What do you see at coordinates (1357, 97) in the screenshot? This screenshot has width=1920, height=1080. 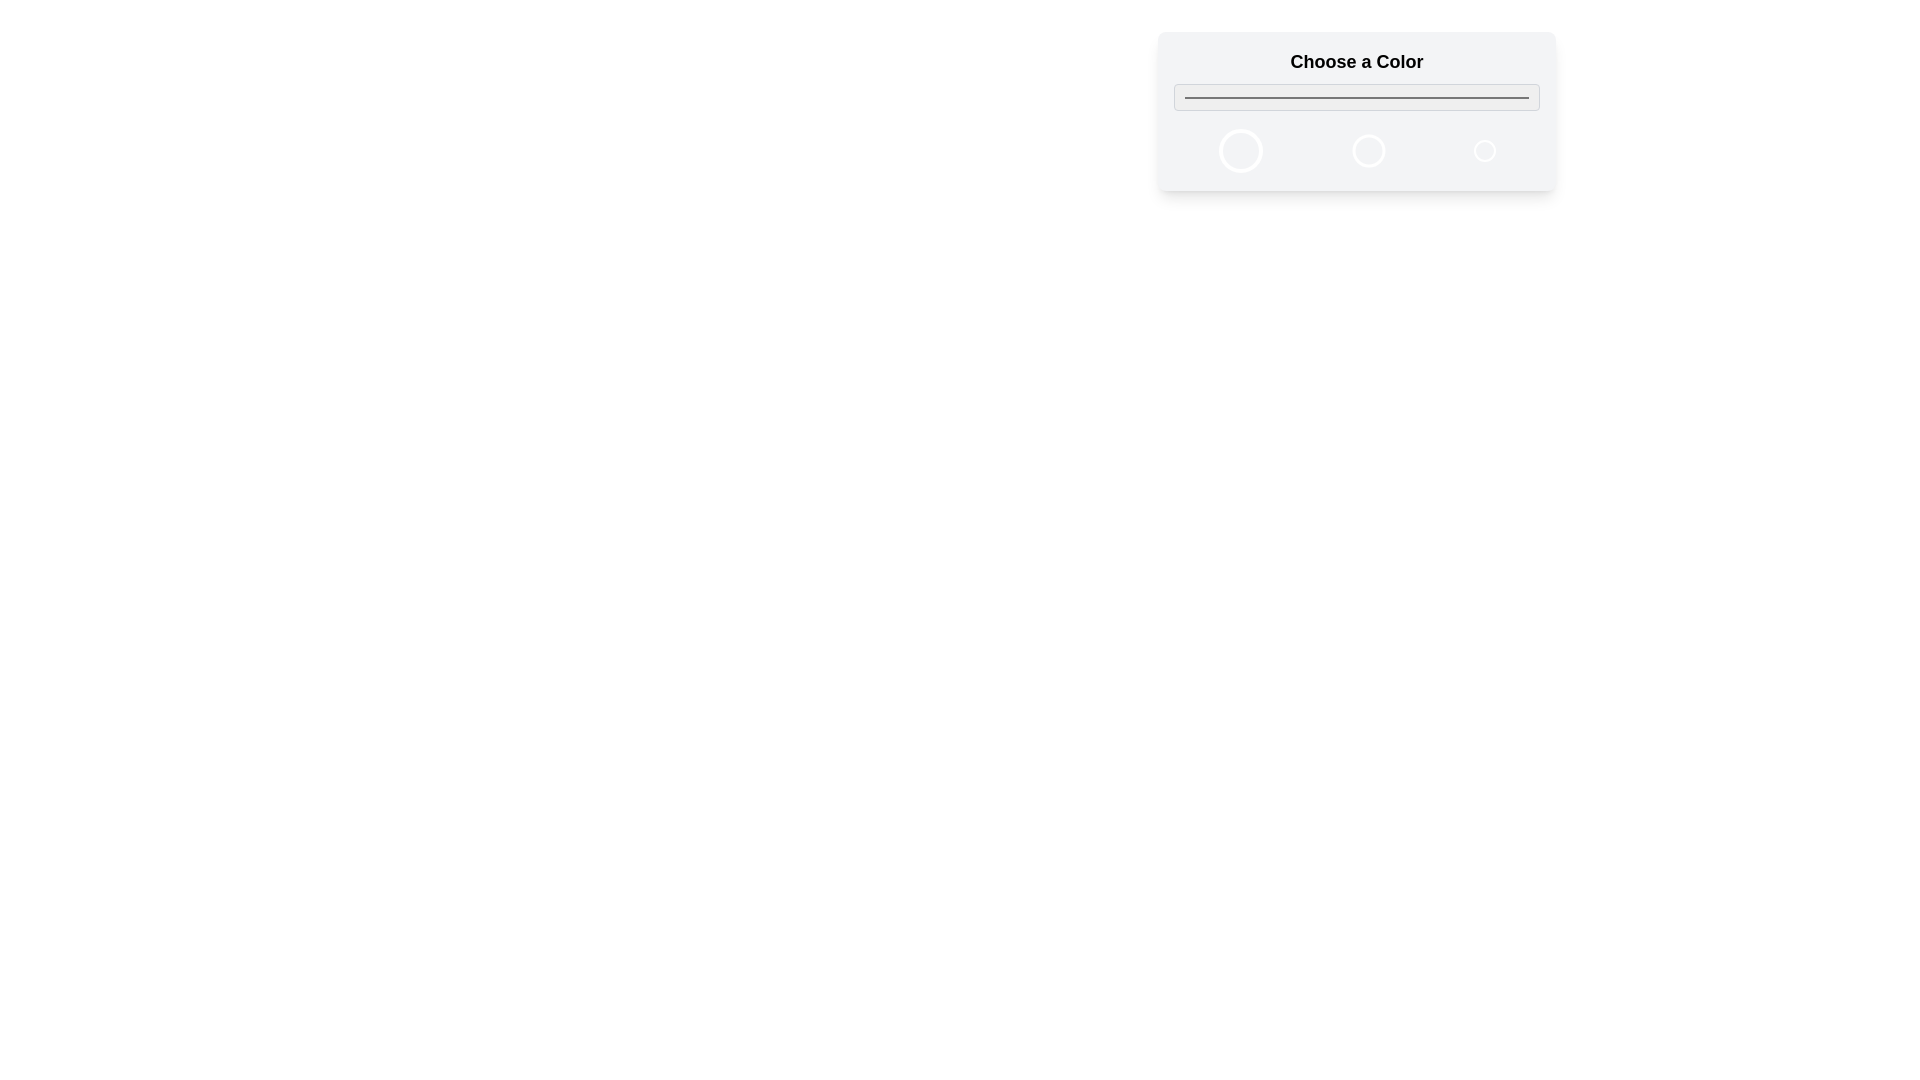 I see `the color selector input field located beneath the 'Choose a Color' label` at bounding box center [1357, 97].